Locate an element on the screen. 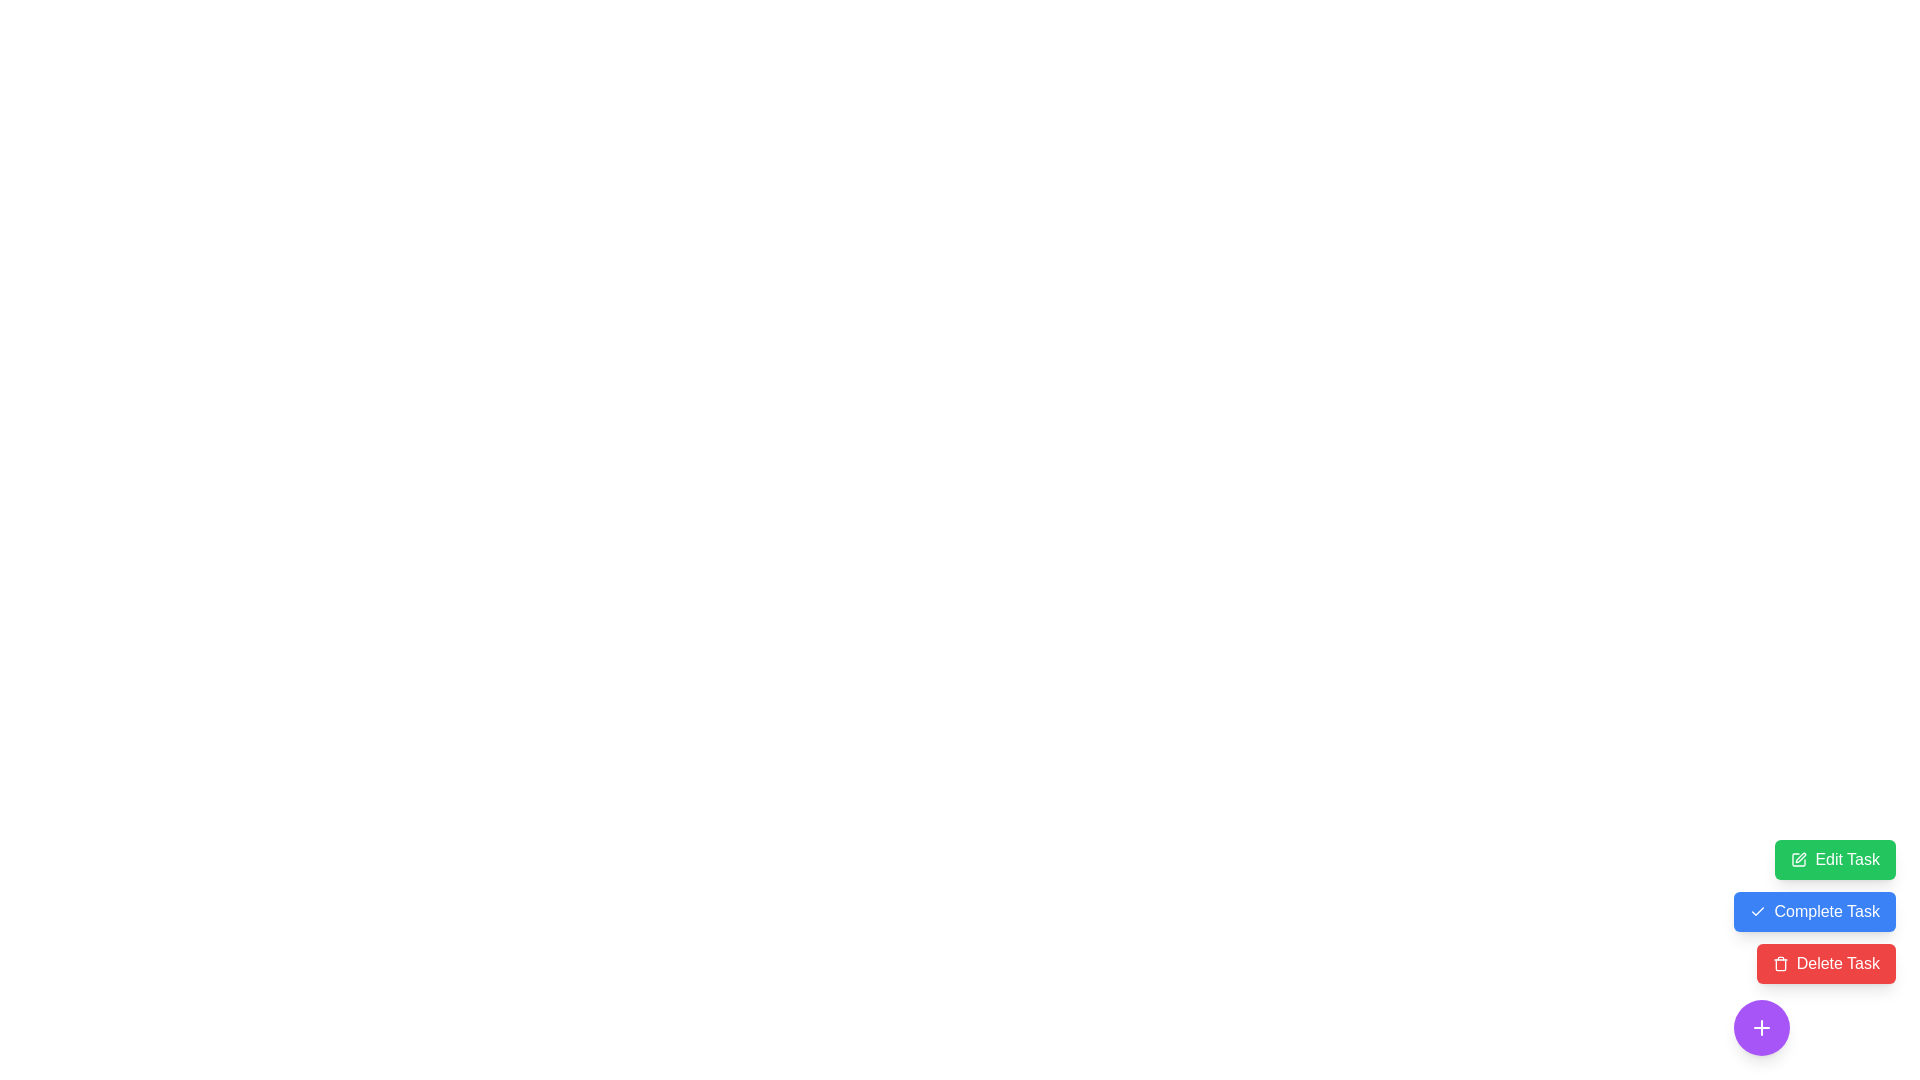  the second button in the vertical stack of action buttons to mark the task as completed is located at coordinates (1815, 911).